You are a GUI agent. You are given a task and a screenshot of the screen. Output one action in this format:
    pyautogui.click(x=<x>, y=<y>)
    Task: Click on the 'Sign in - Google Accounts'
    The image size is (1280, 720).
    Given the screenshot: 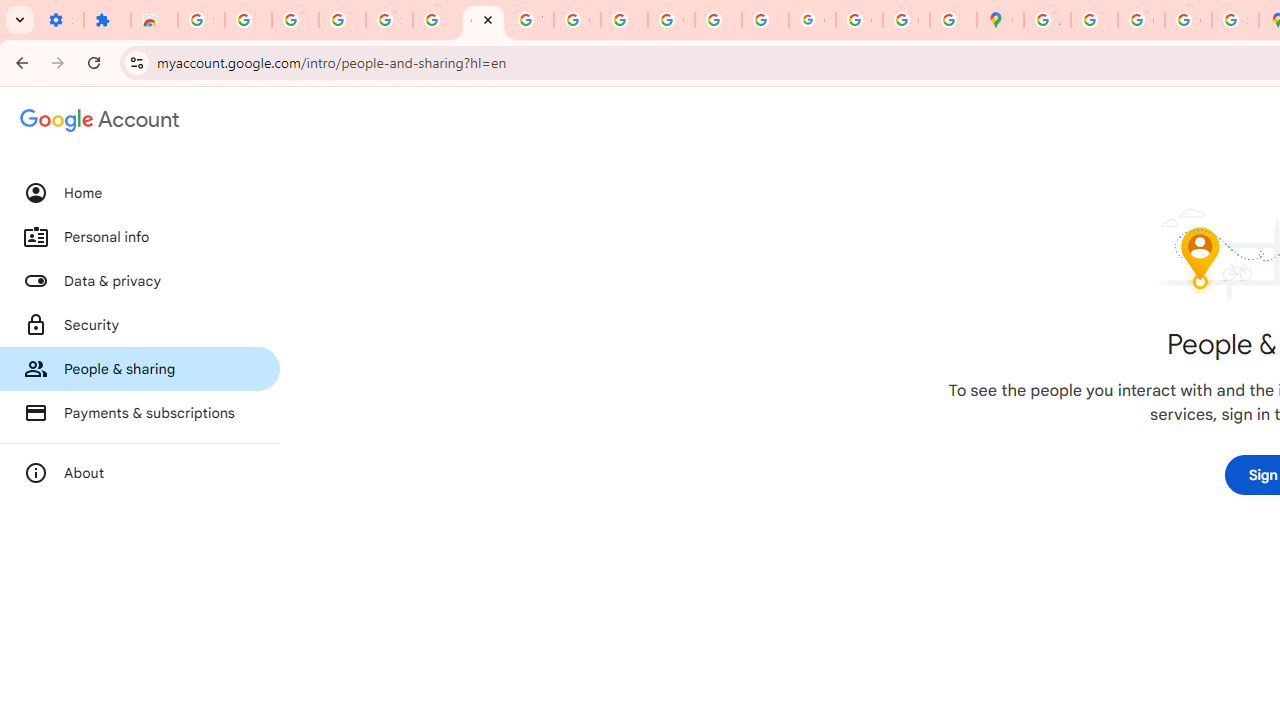 What is the action you would take?
    pyautogui.click(x=201, y=20)
    